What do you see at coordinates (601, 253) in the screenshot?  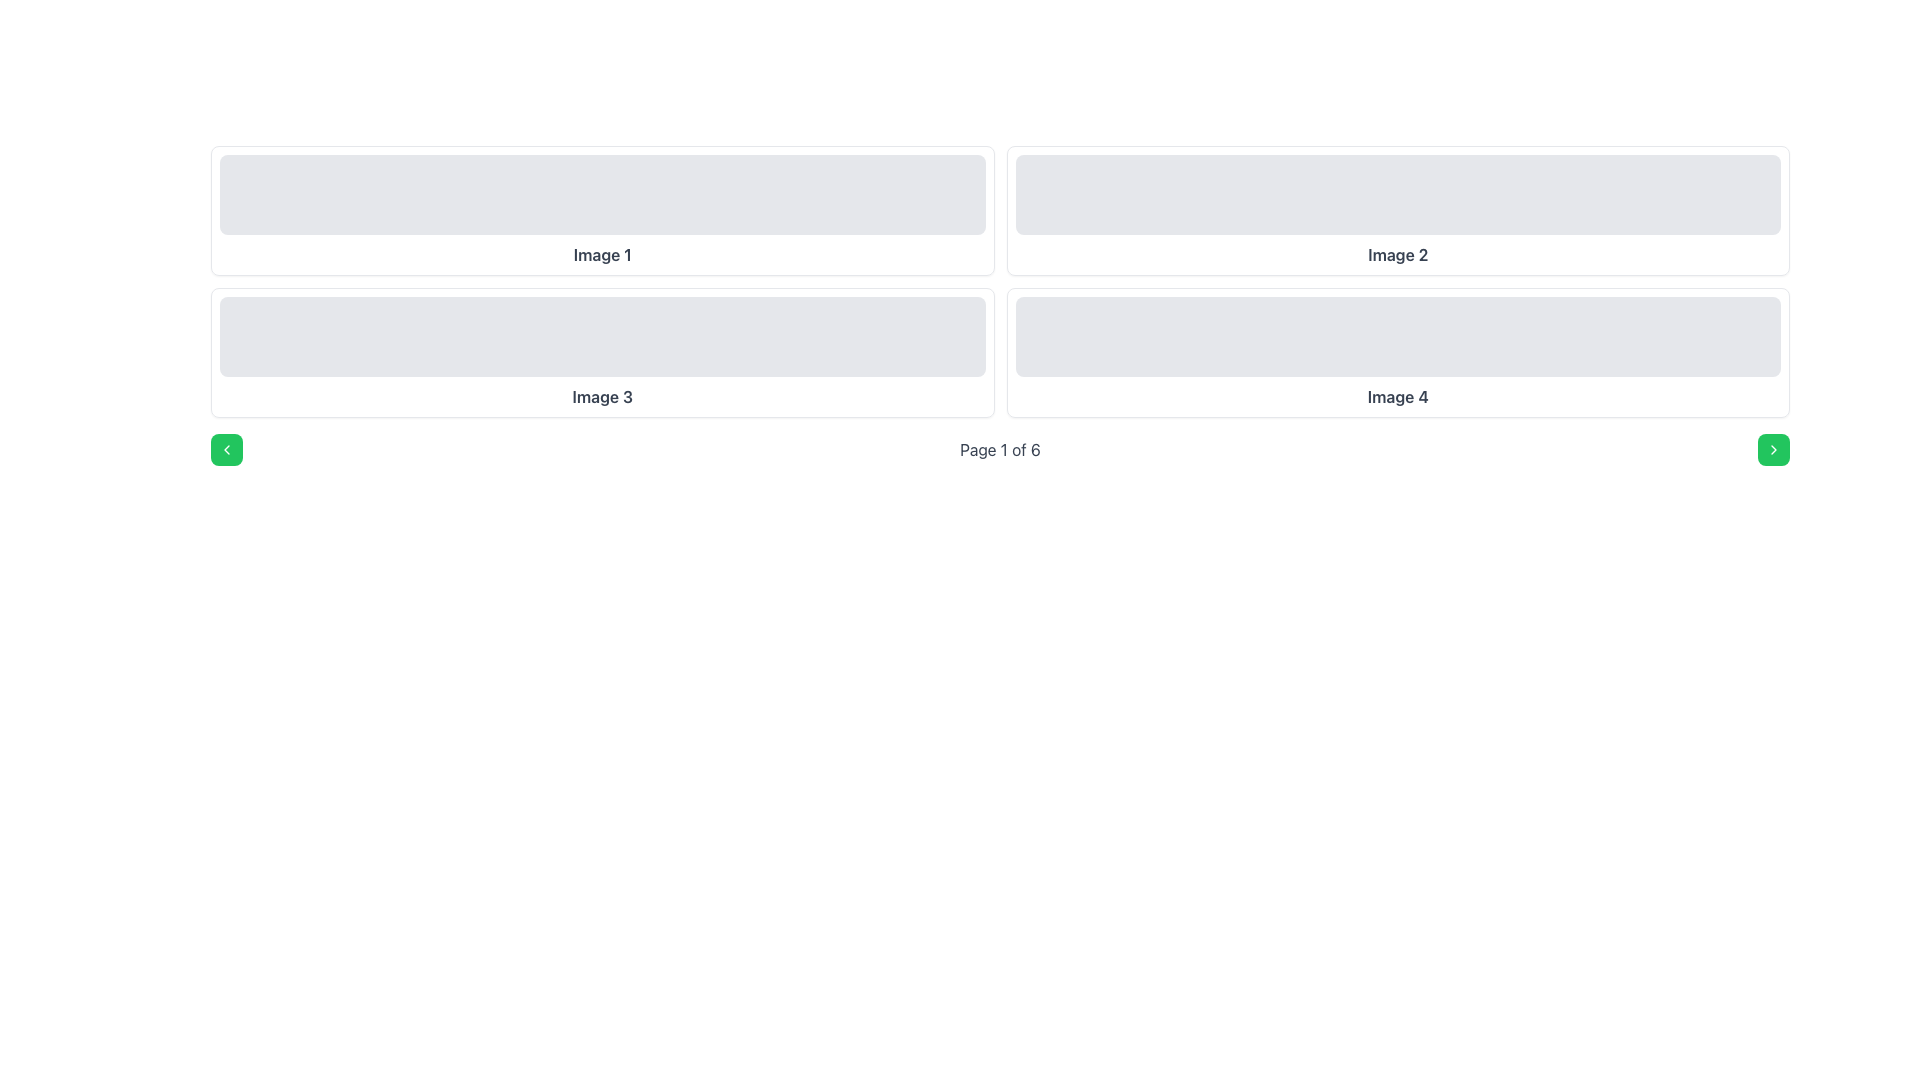 I see `displayed text from the centrally positioned Text Label that identifies the content of the image section` at bounding box center [601, 253].